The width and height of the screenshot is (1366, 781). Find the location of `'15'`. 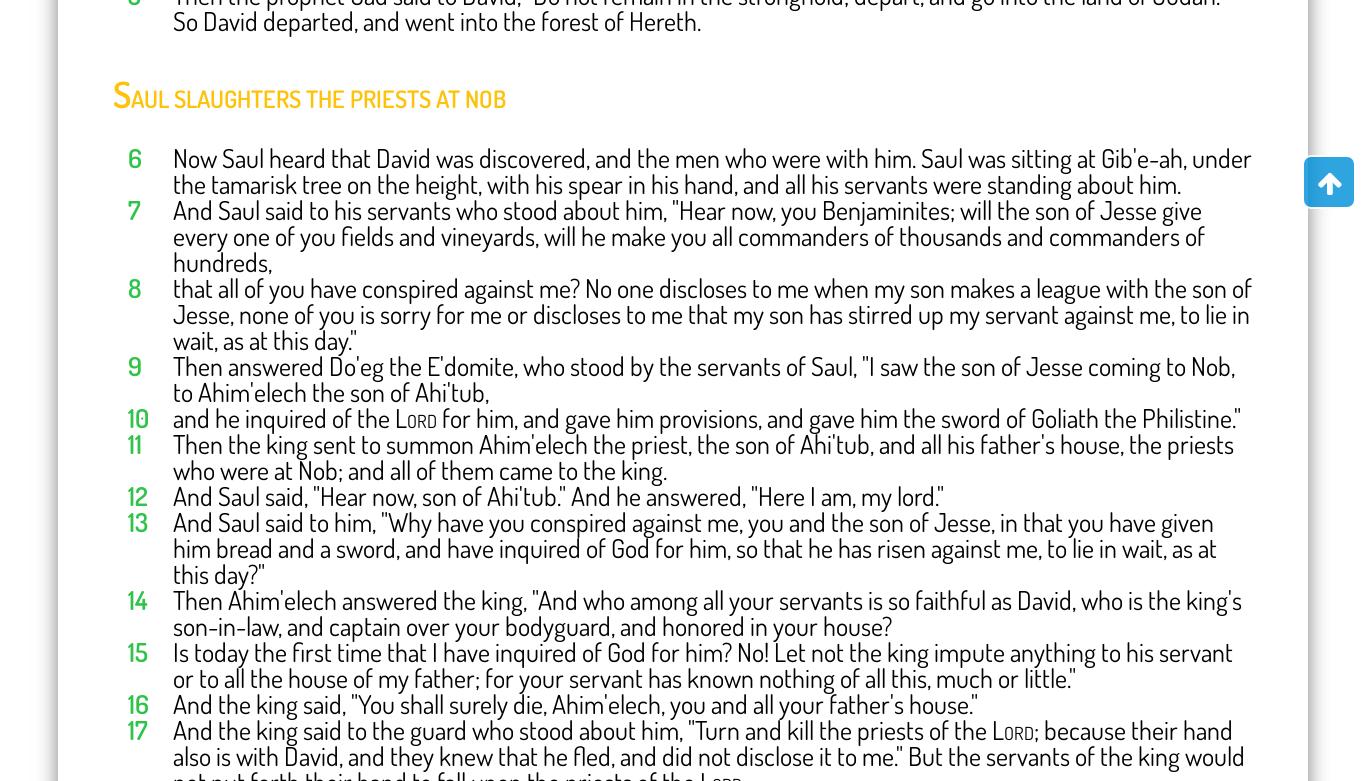

'15' is located at coordinates (136, 650).